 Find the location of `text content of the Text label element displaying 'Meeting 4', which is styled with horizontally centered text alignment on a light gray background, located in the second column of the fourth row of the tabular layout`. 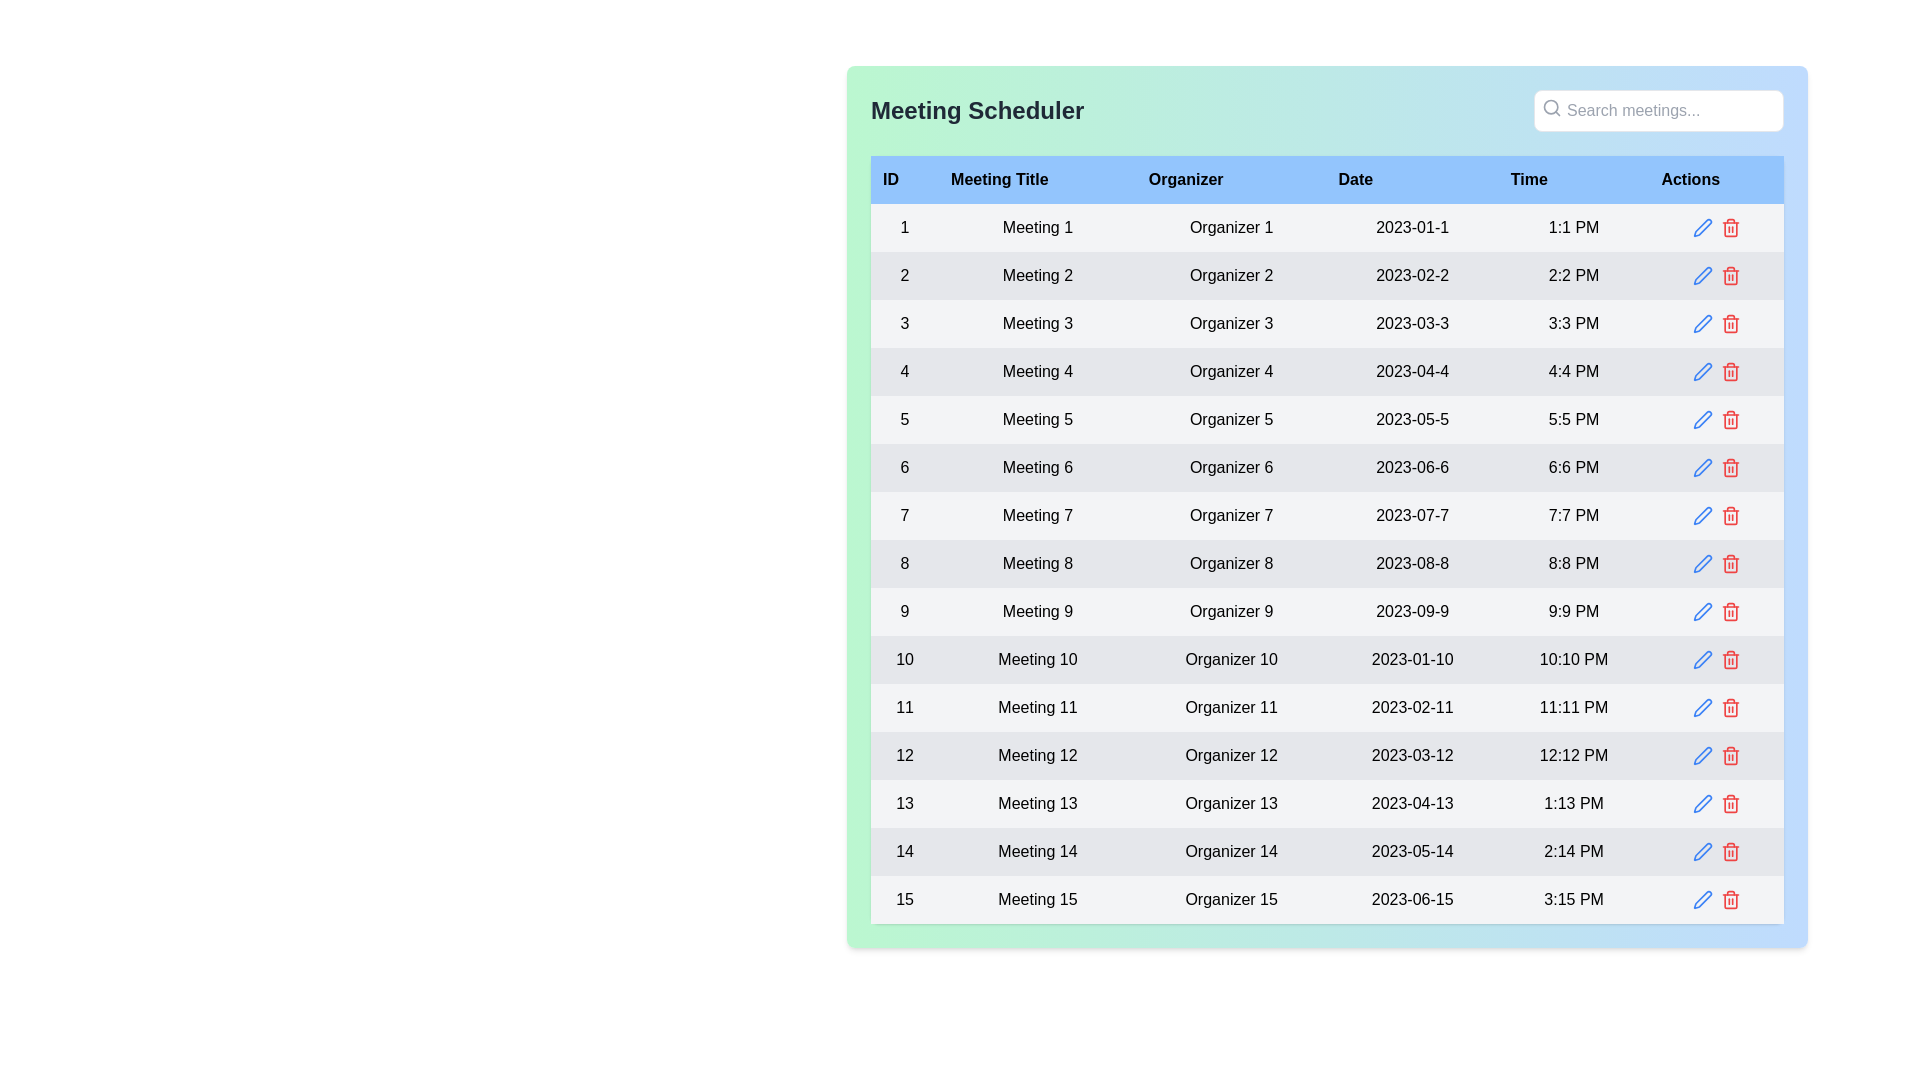

text content of the Text label element displaying 'Meeting 4', which is styled with horizontally centered text alignment on a light gray background, located in the second column of the fourth row of the tabular layout is located at coordinates (1037, 371).